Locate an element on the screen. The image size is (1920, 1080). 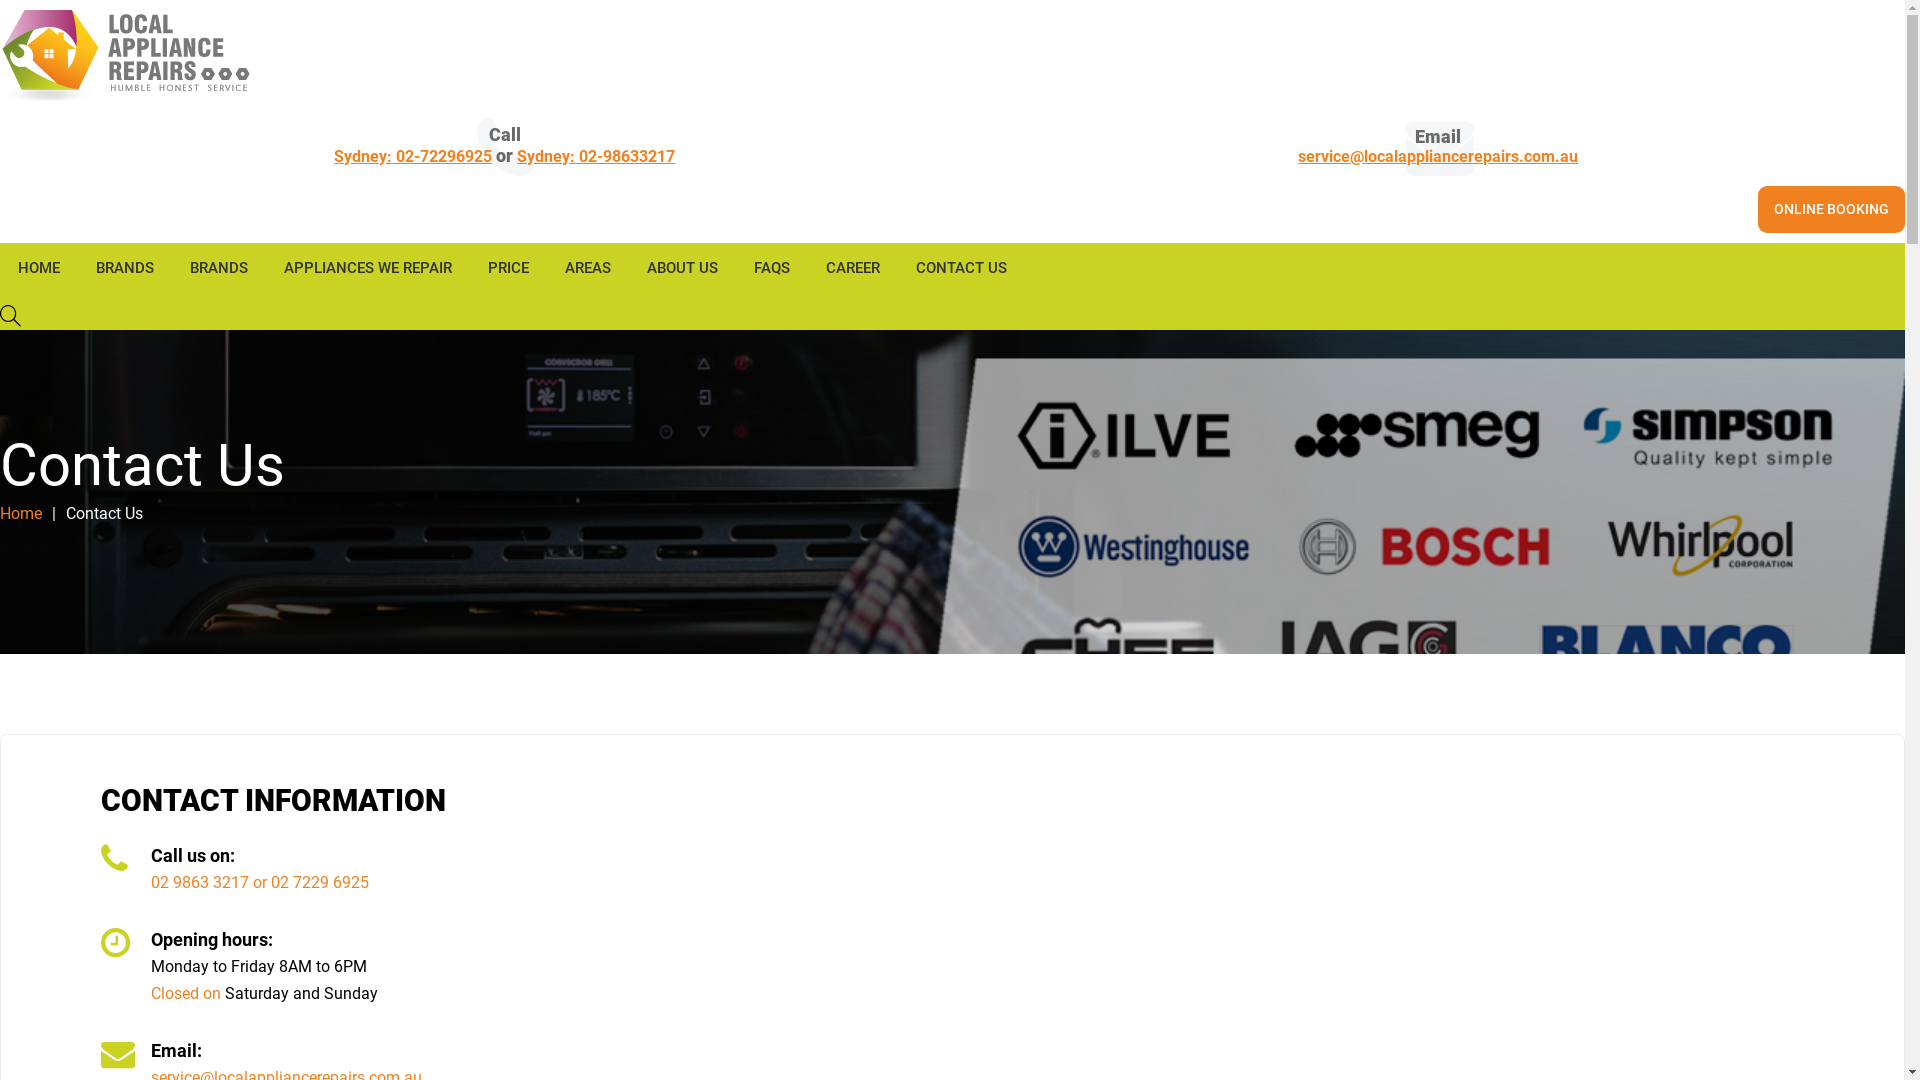
'Sydney: 02-98633217' is located at coordinates (594, 156).